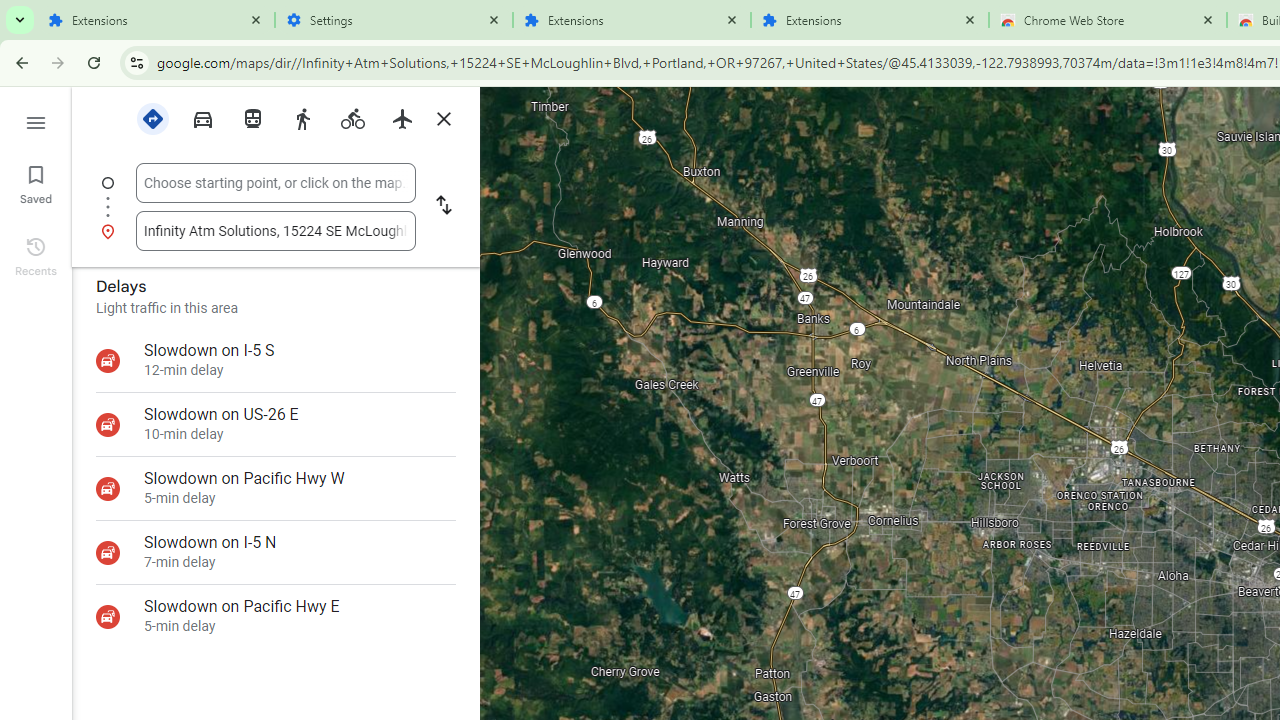 This screenshot has height=720, width=1280. Describe the element at coordinates (251, 117) in the screenshot. I see `'Transit'` at that location.